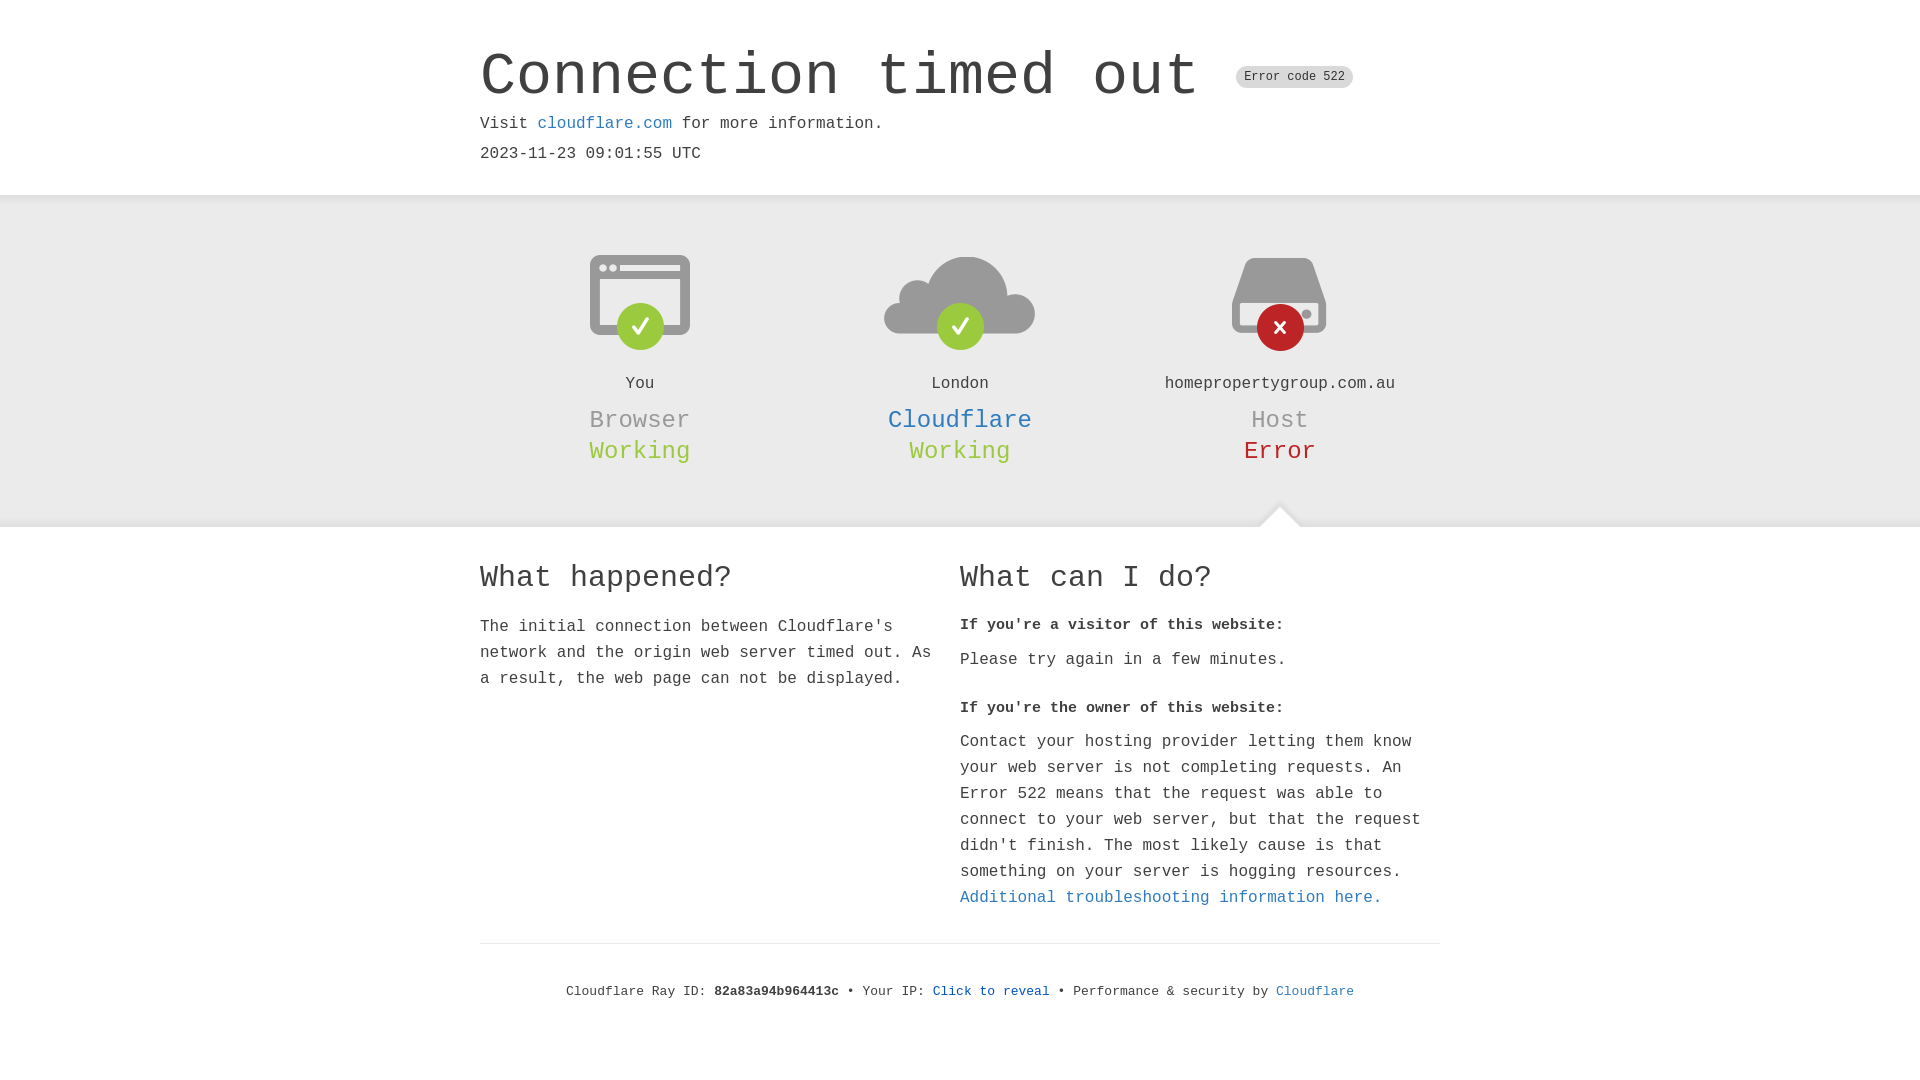 This screenshot has width=1920, height=1080. I want to click on 'cloudflare.com', so click(603, 123).